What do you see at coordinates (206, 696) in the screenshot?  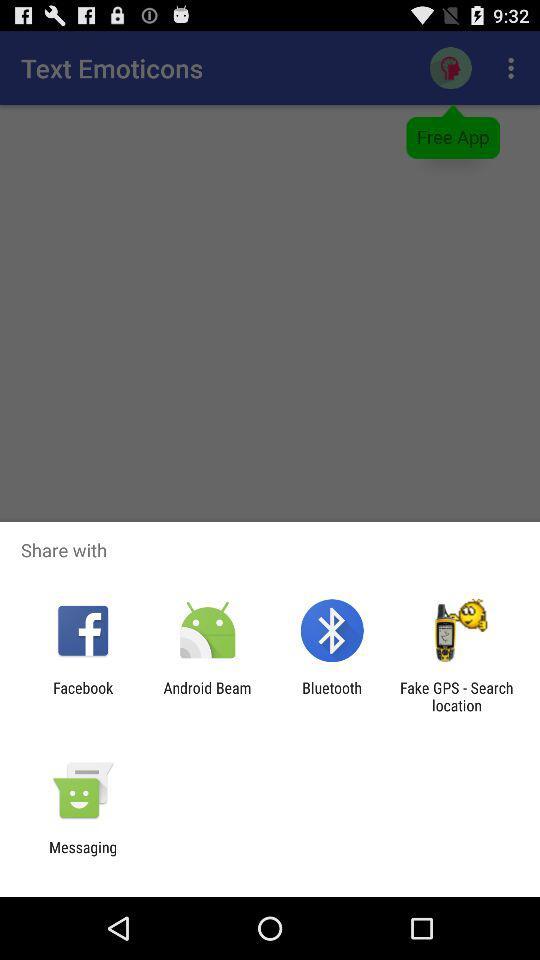 I see `icon next to bluetooth icon` at bounding box center [206, 696].